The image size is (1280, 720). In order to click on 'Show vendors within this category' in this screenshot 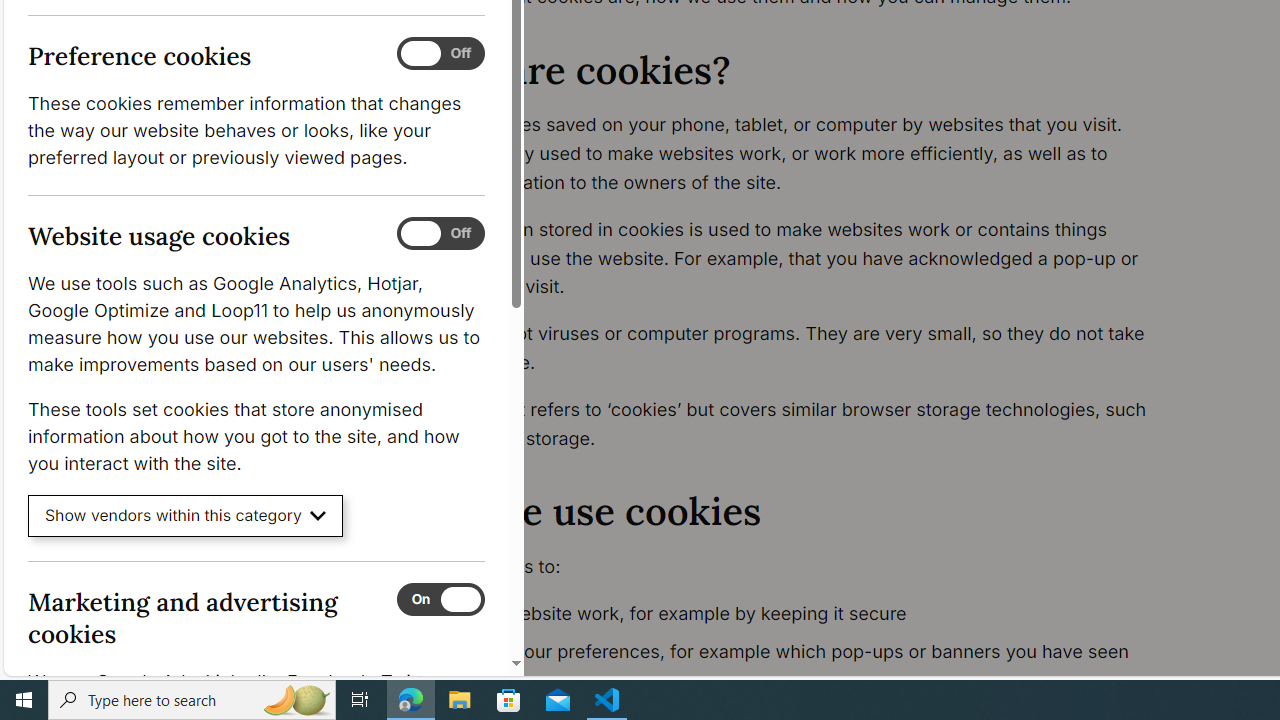, I will do `click(185, 515)`.